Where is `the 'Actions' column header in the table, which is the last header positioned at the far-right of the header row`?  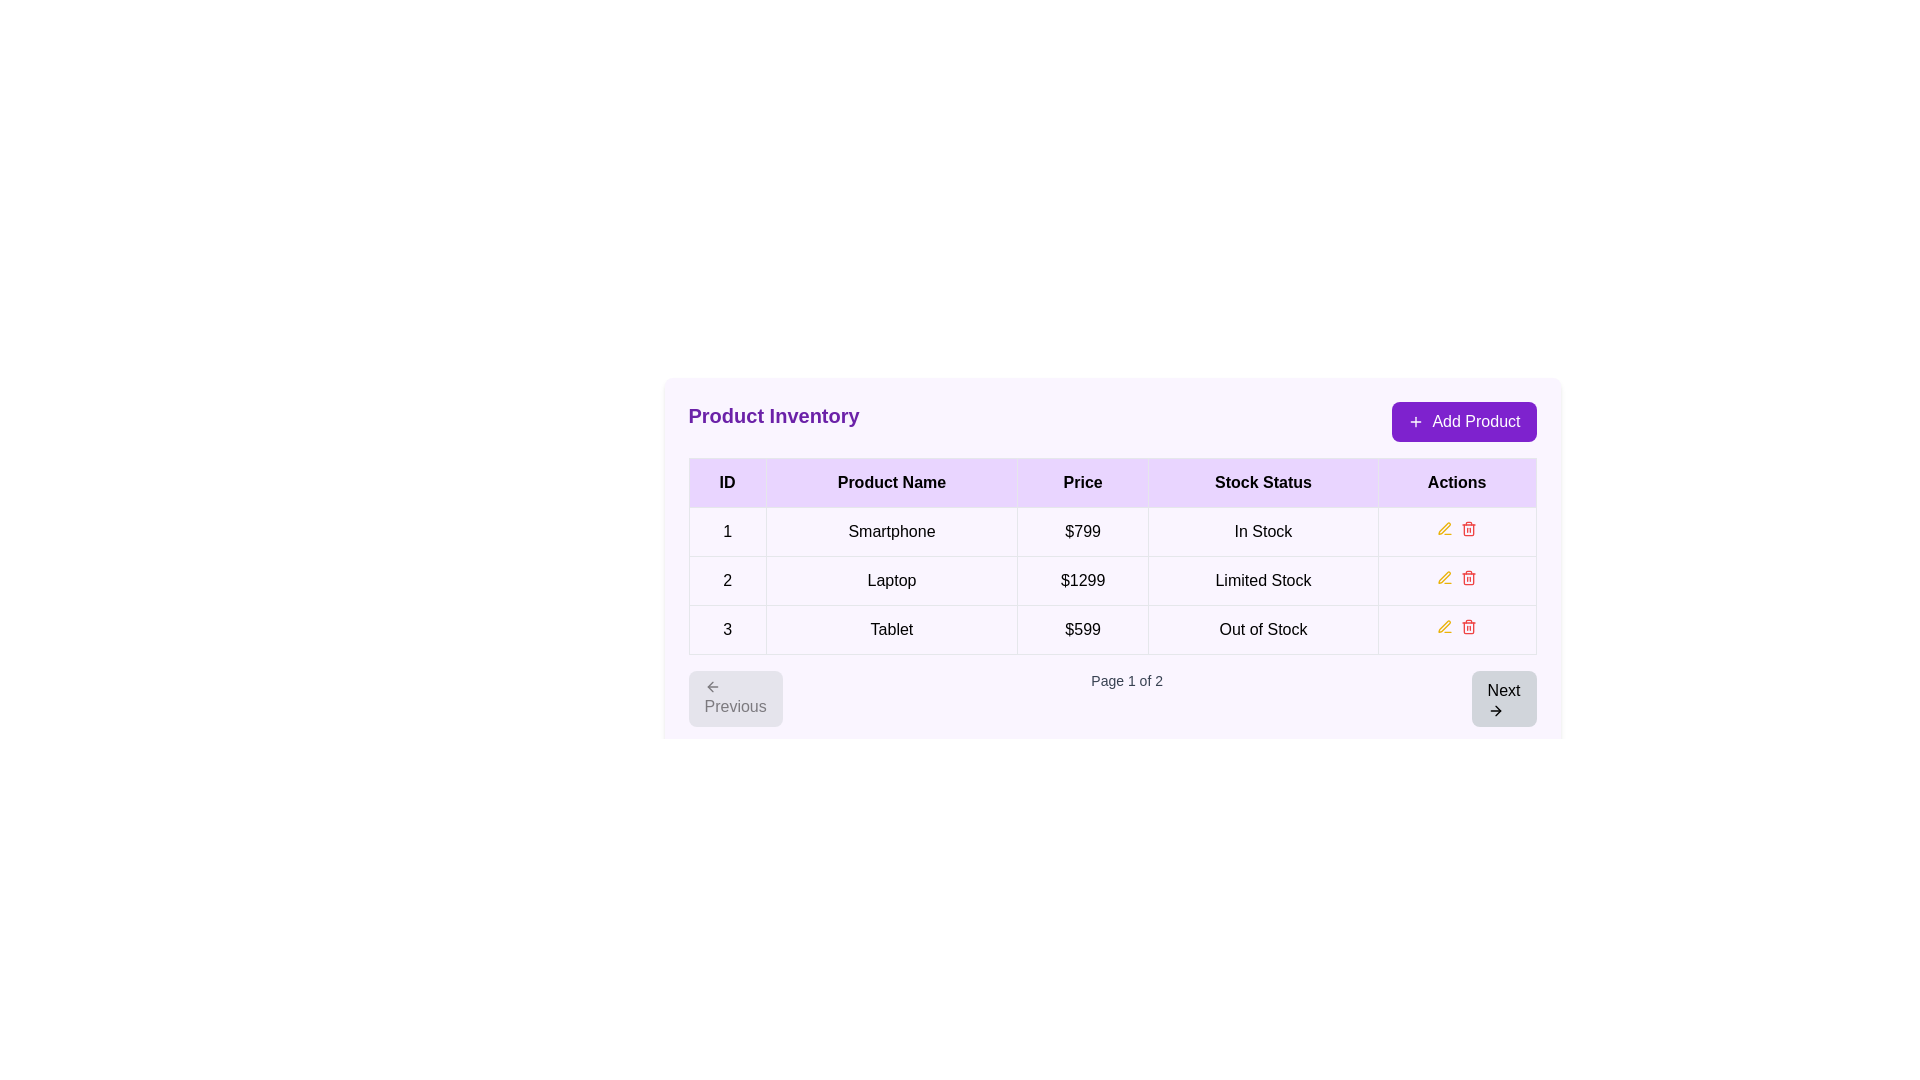
the 'Actions' column header in the table, which is the last header positioned at the far-right of the header row is located at coordinates (1457, 482).